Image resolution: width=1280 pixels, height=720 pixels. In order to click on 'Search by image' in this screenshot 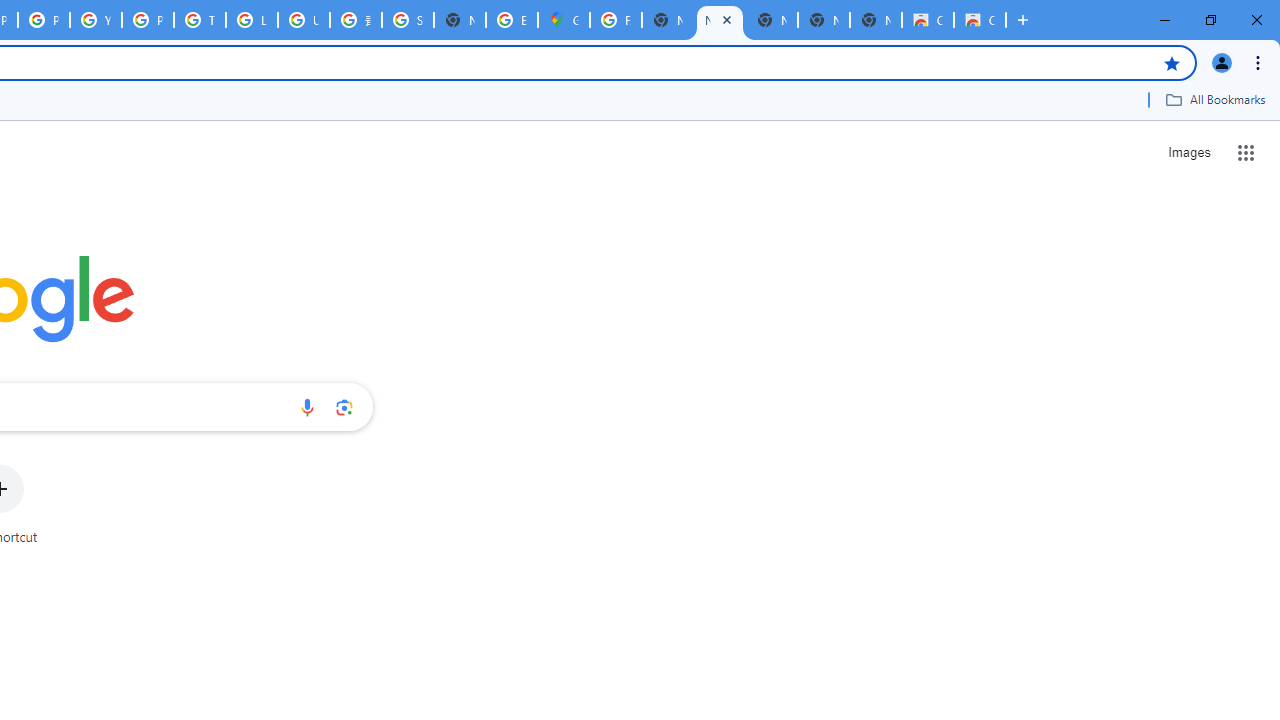, I will do `click(344, 406)`.